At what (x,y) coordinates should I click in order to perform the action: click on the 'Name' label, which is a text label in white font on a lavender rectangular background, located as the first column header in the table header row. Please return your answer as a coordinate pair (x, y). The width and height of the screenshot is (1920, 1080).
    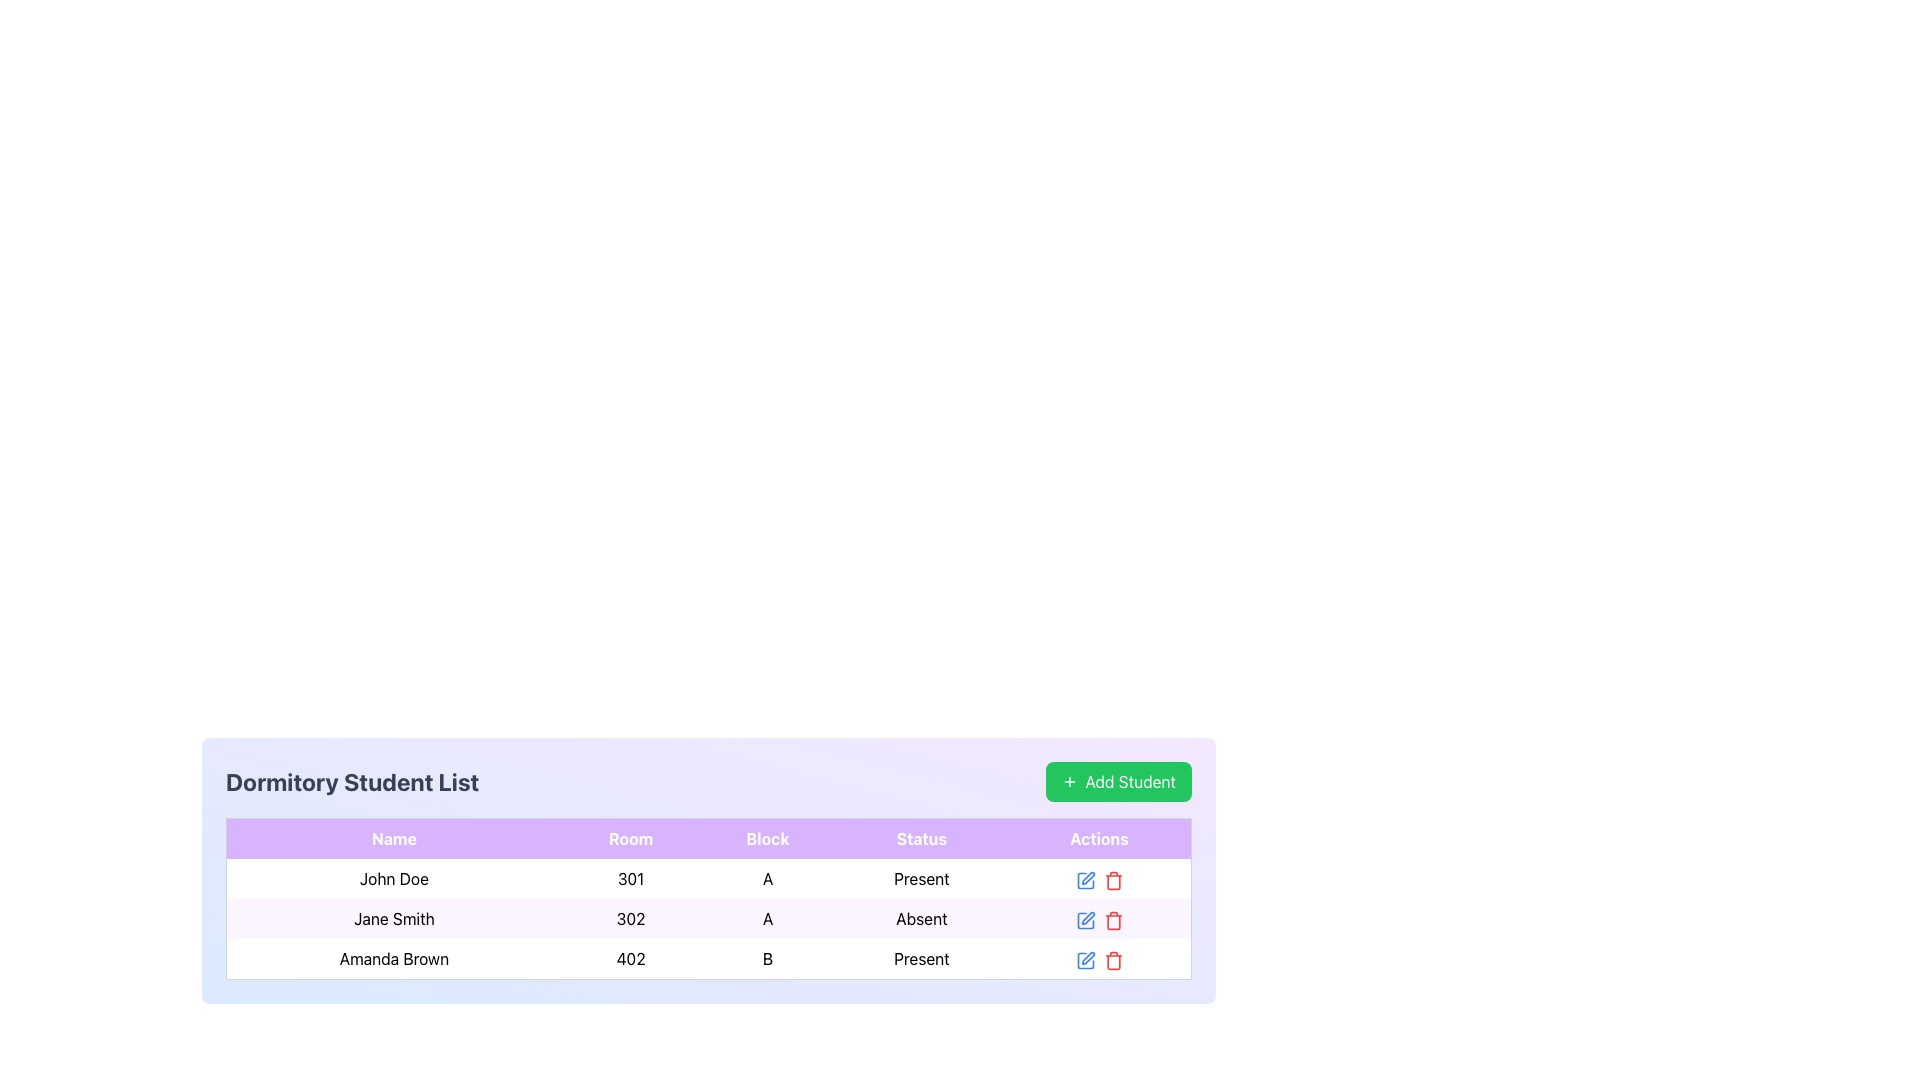
    Looking at the image, I should click on (394, 838).